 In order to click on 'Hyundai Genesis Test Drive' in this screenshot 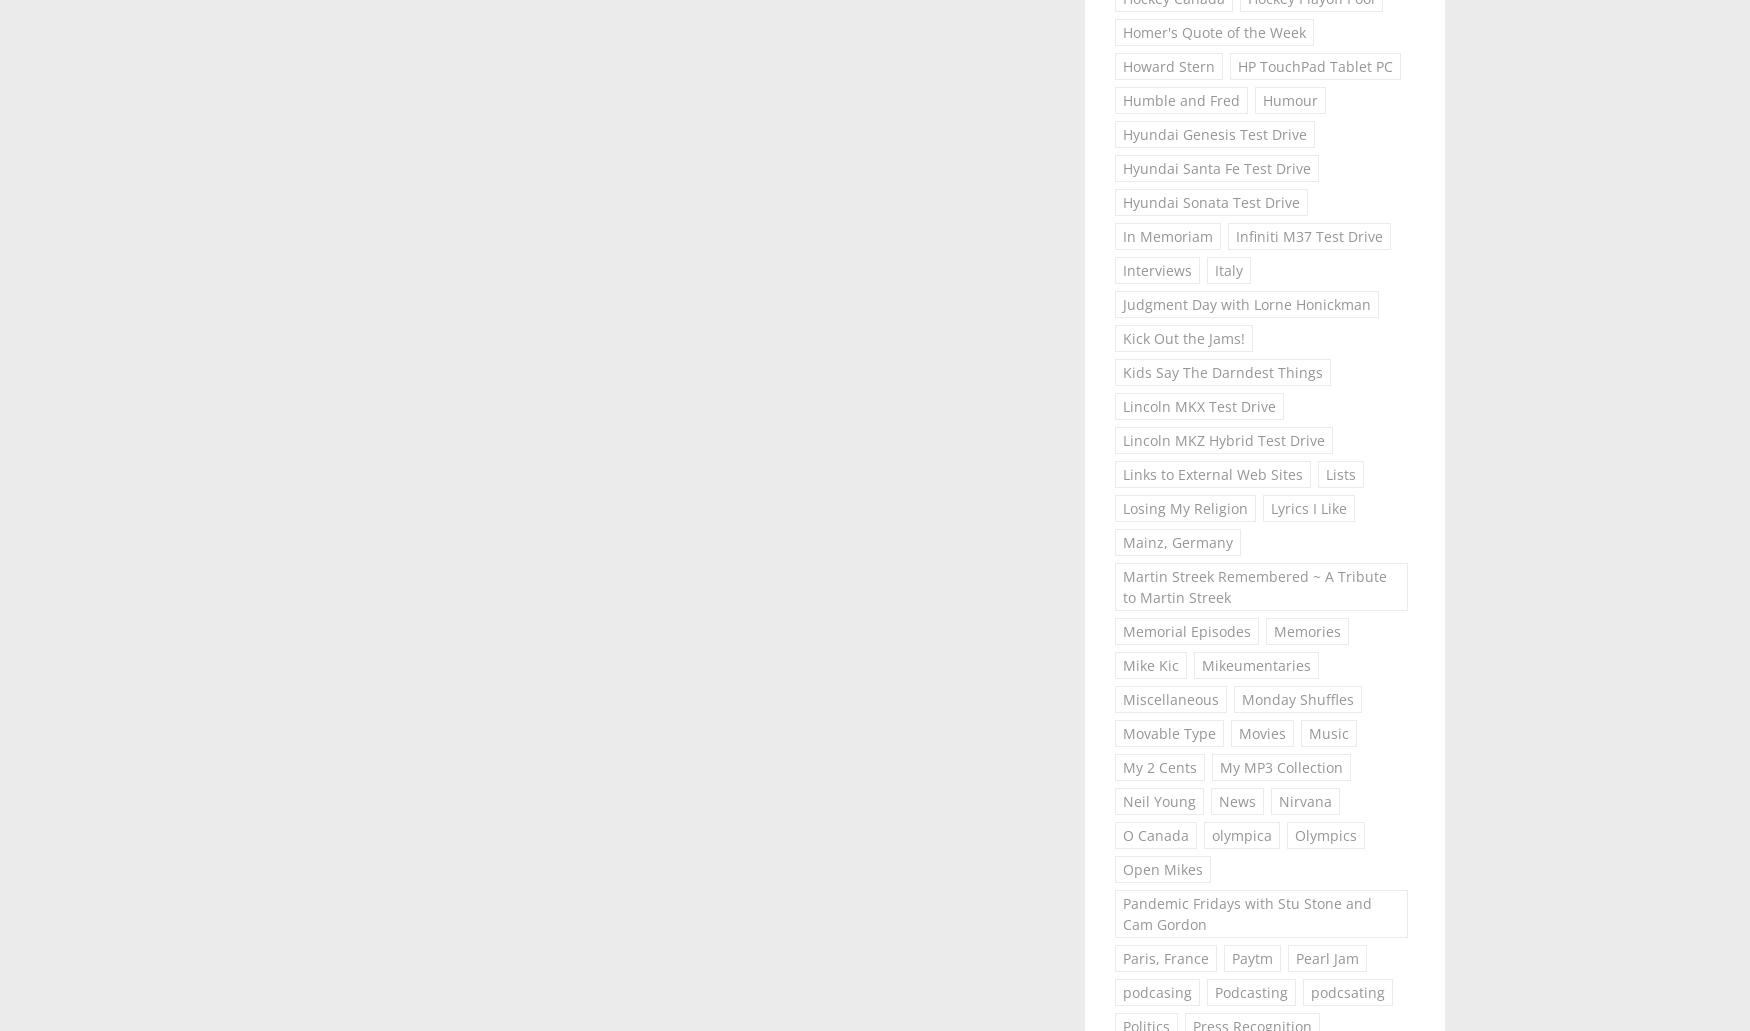, I will do `click(1215, 132)`.